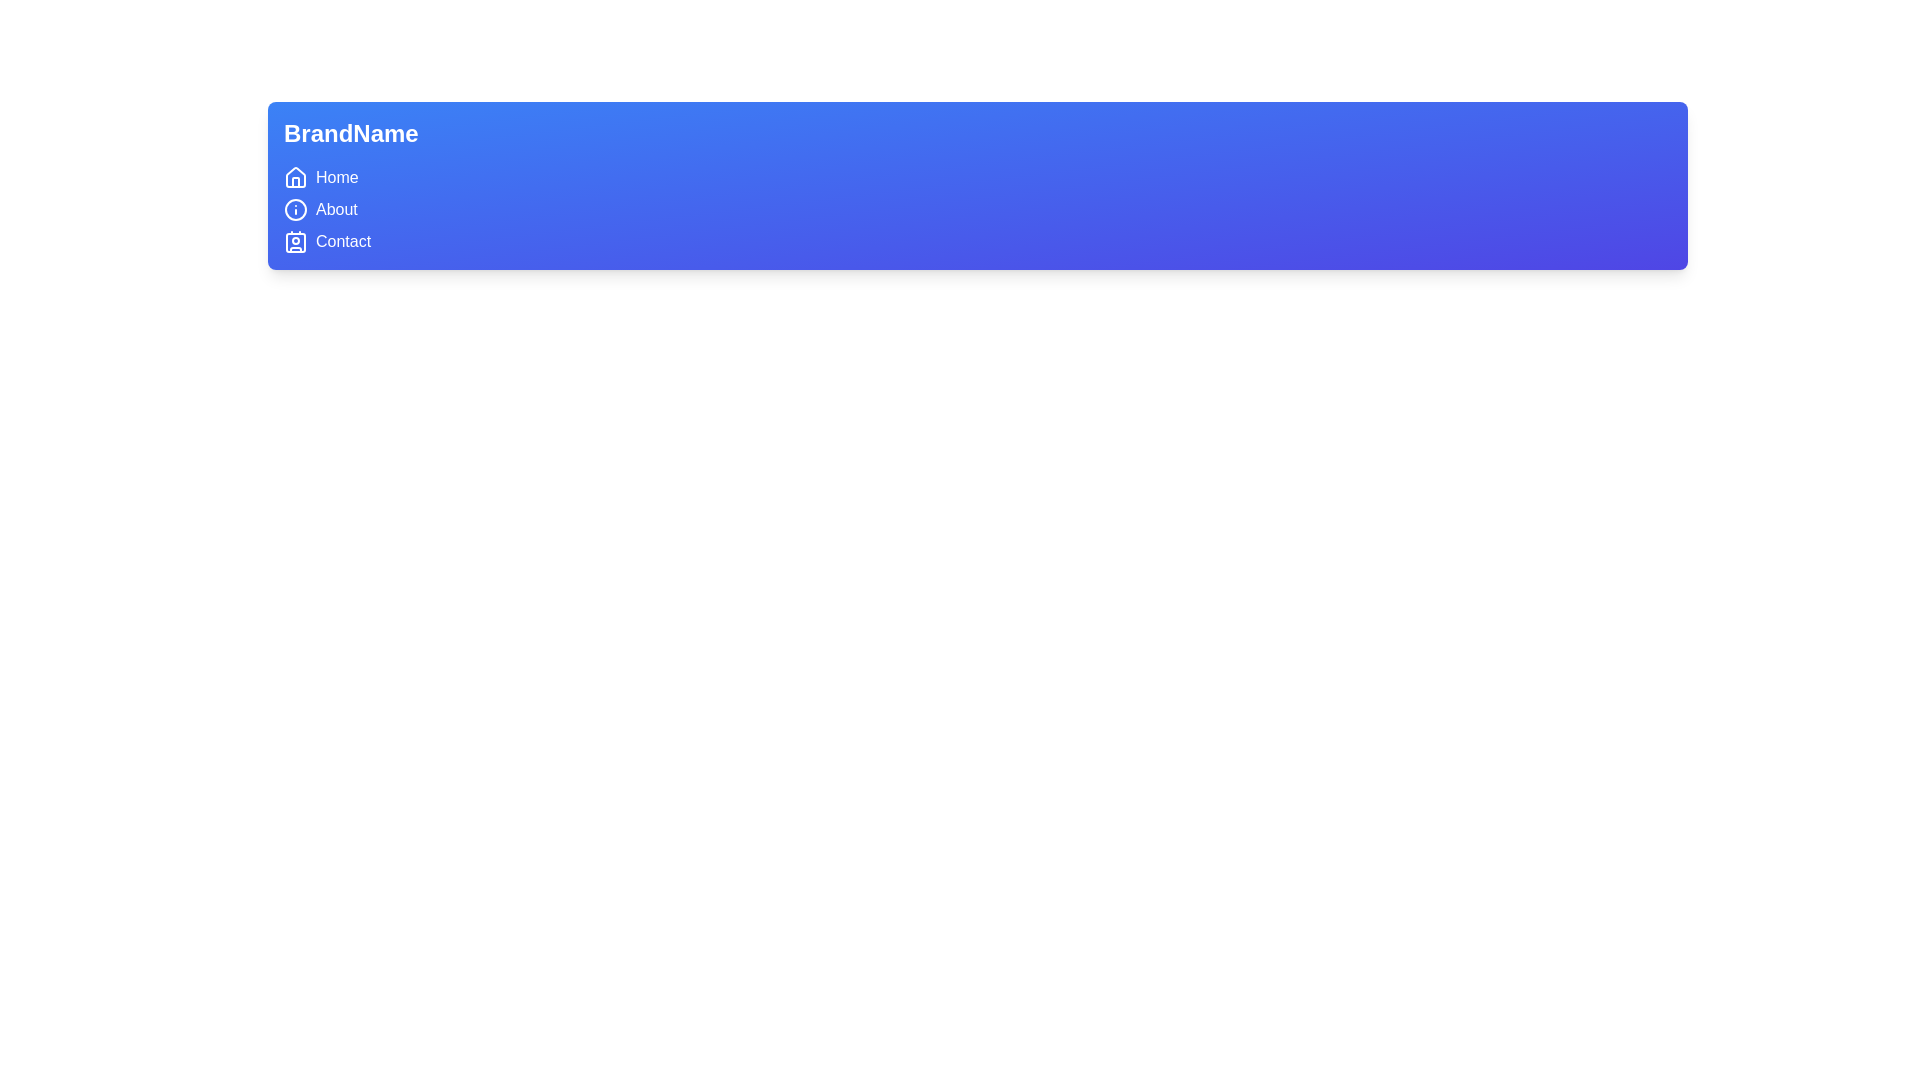 This screenshot has height=1080, width=1920. Describe the element at coordinates (295, 176) in the screenshot. I see `the 'Home' navigational icon located at the first position in the vertical stack of icons on the left side of the blue menu bar` at that location.